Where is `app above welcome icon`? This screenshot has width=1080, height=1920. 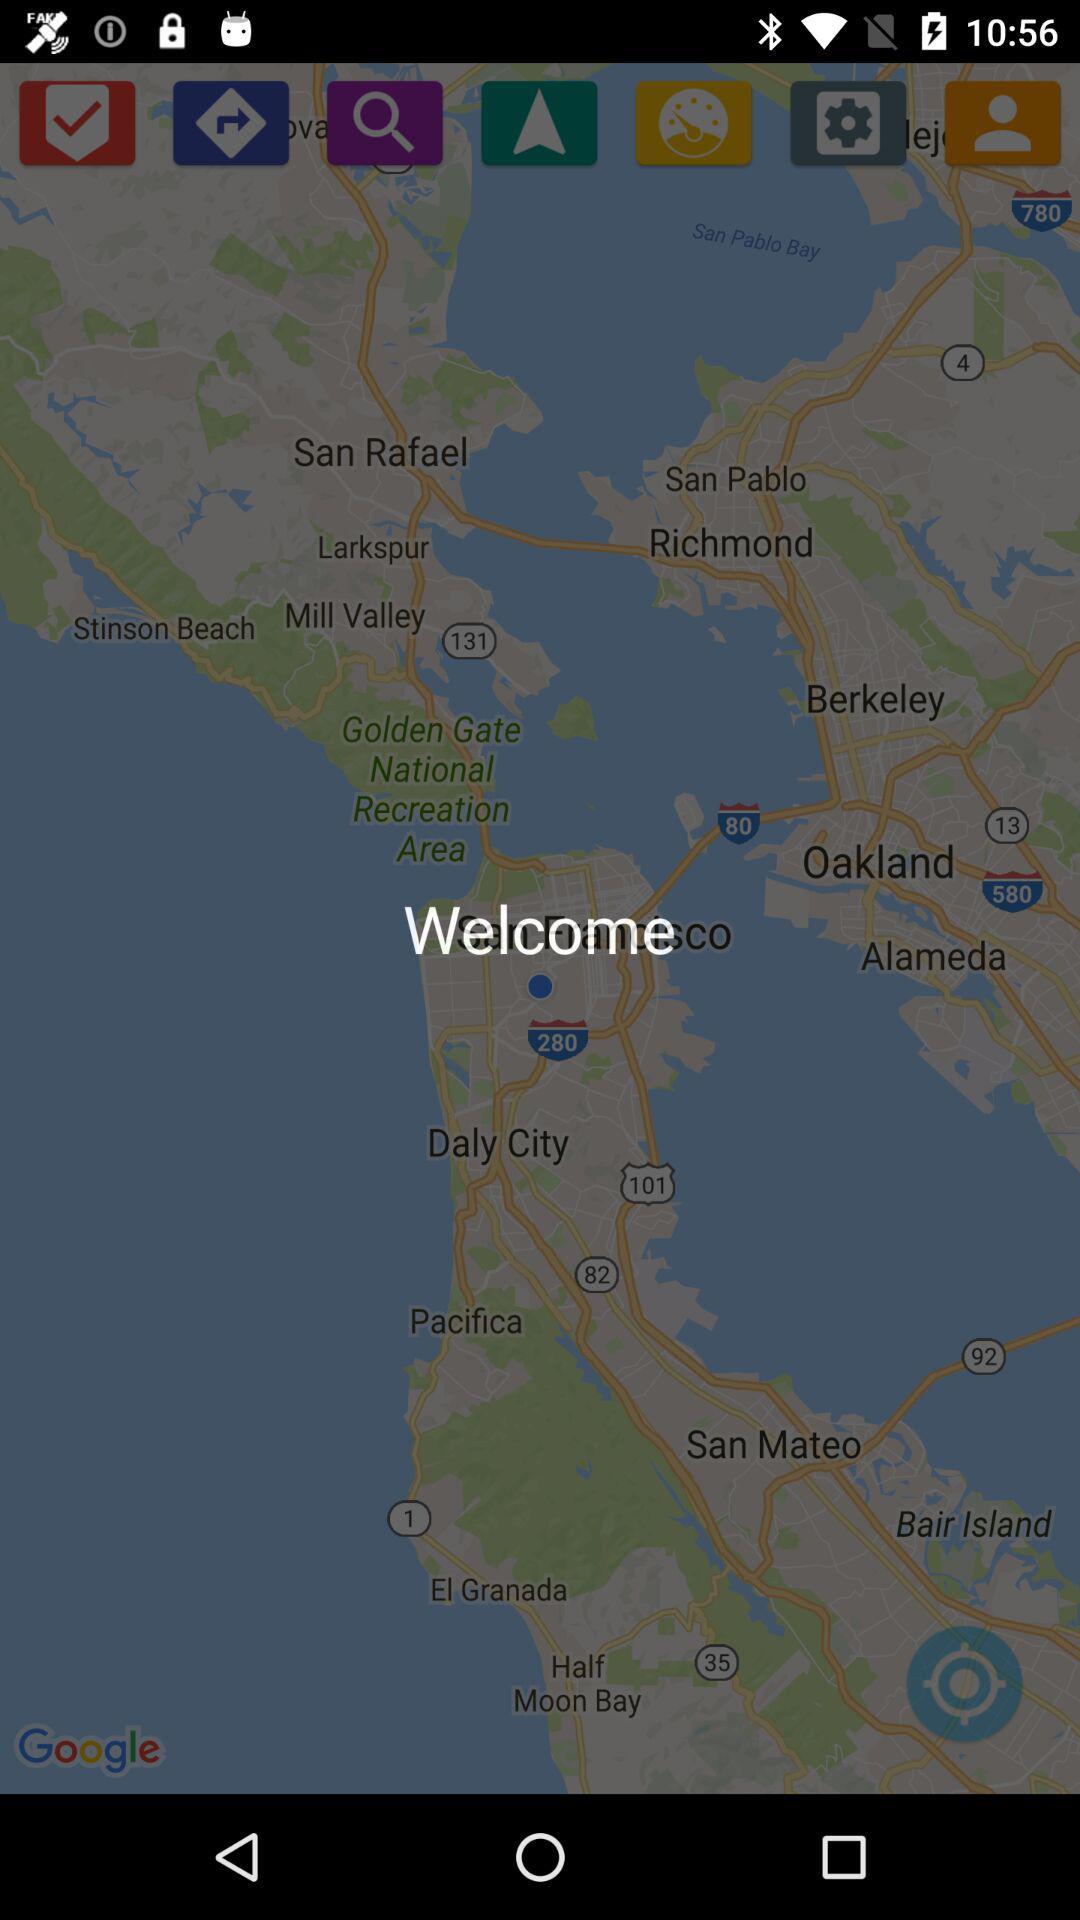
app above welcome icon is located at coordinates (538, 121).